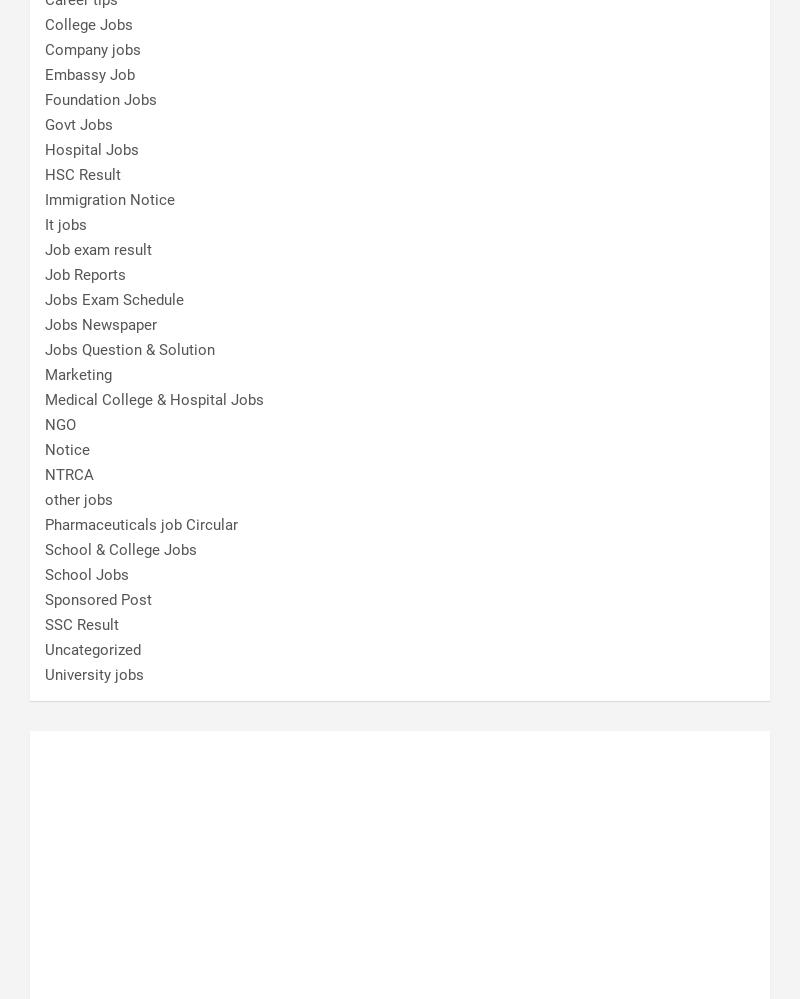 Image resolution: width=800 pixels, height=999 pixels. What do you see at coordinates (44, 647) in the screenshot?
I see `'Uncategorized'` at bounding box center [44, 647].